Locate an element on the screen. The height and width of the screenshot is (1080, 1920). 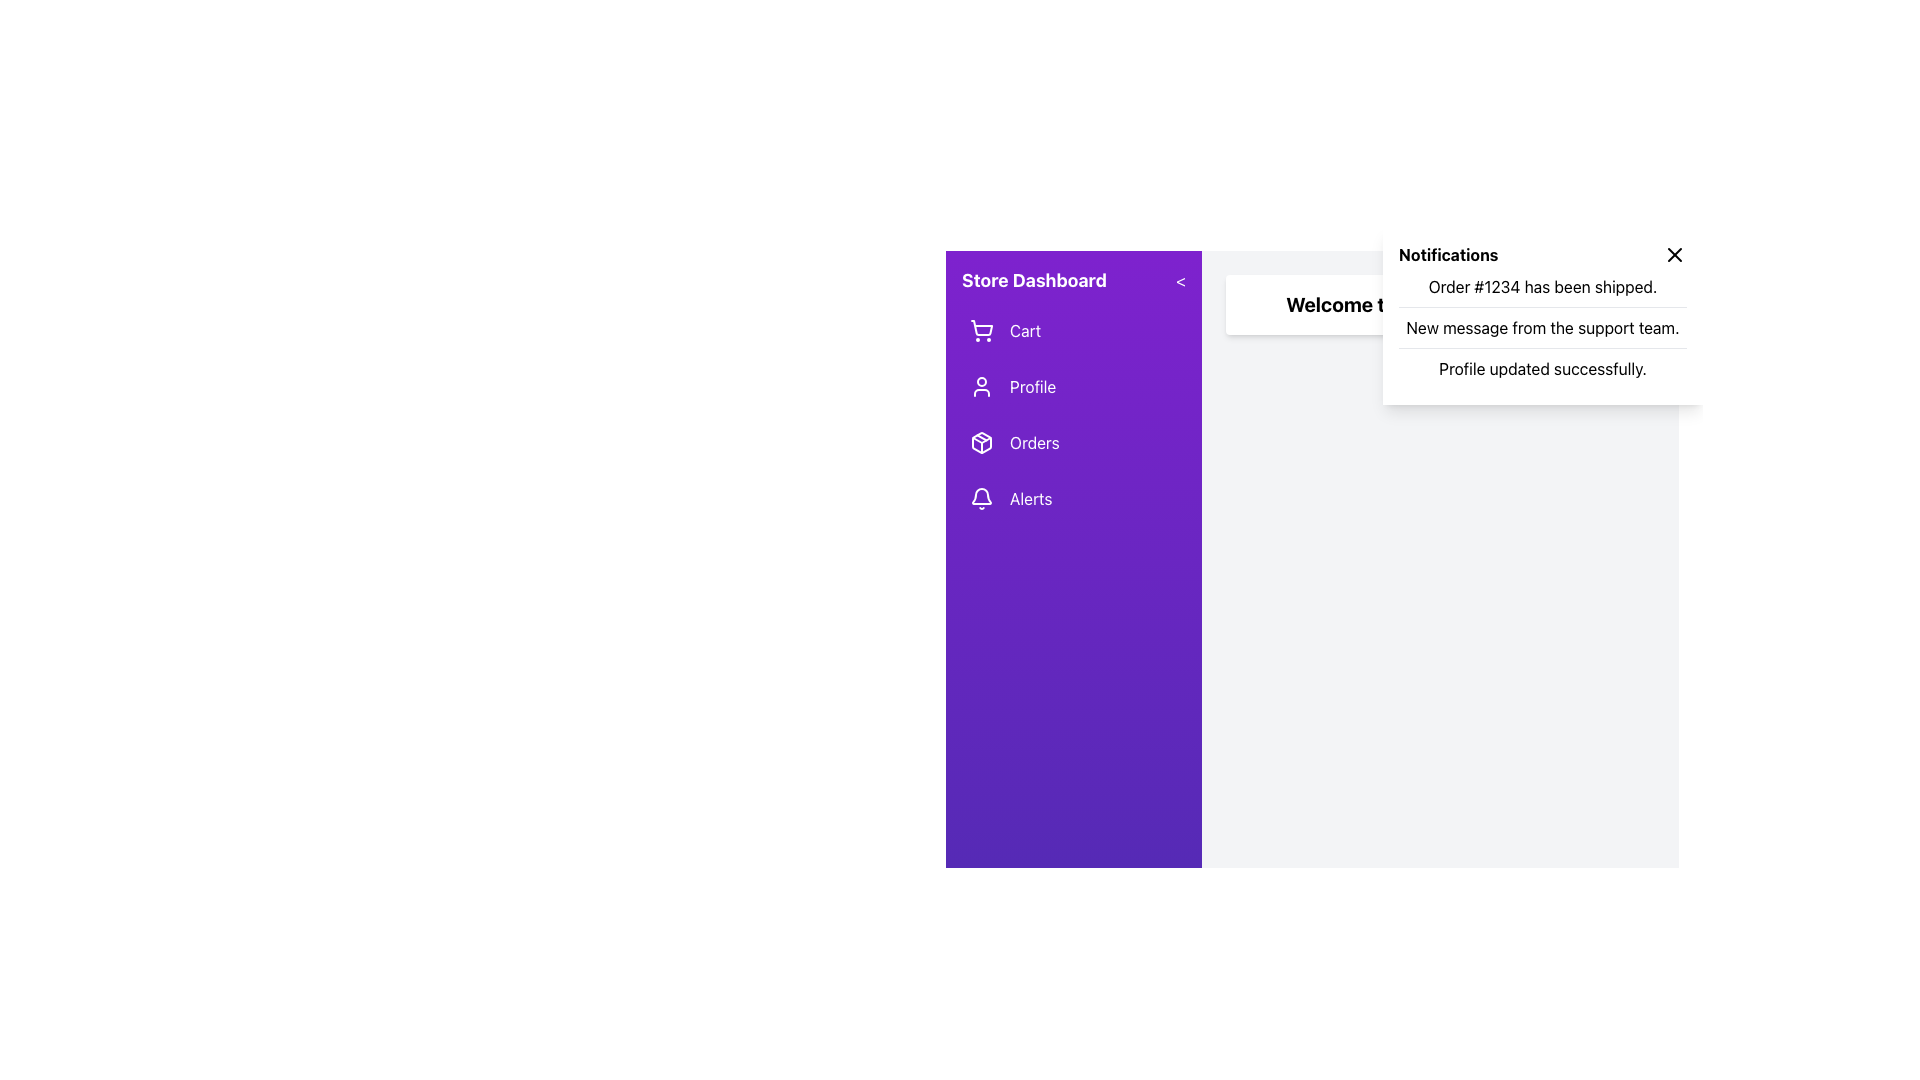
the 'Profile' text label in the navigation sidebar is located at coordinates (1032, 386).